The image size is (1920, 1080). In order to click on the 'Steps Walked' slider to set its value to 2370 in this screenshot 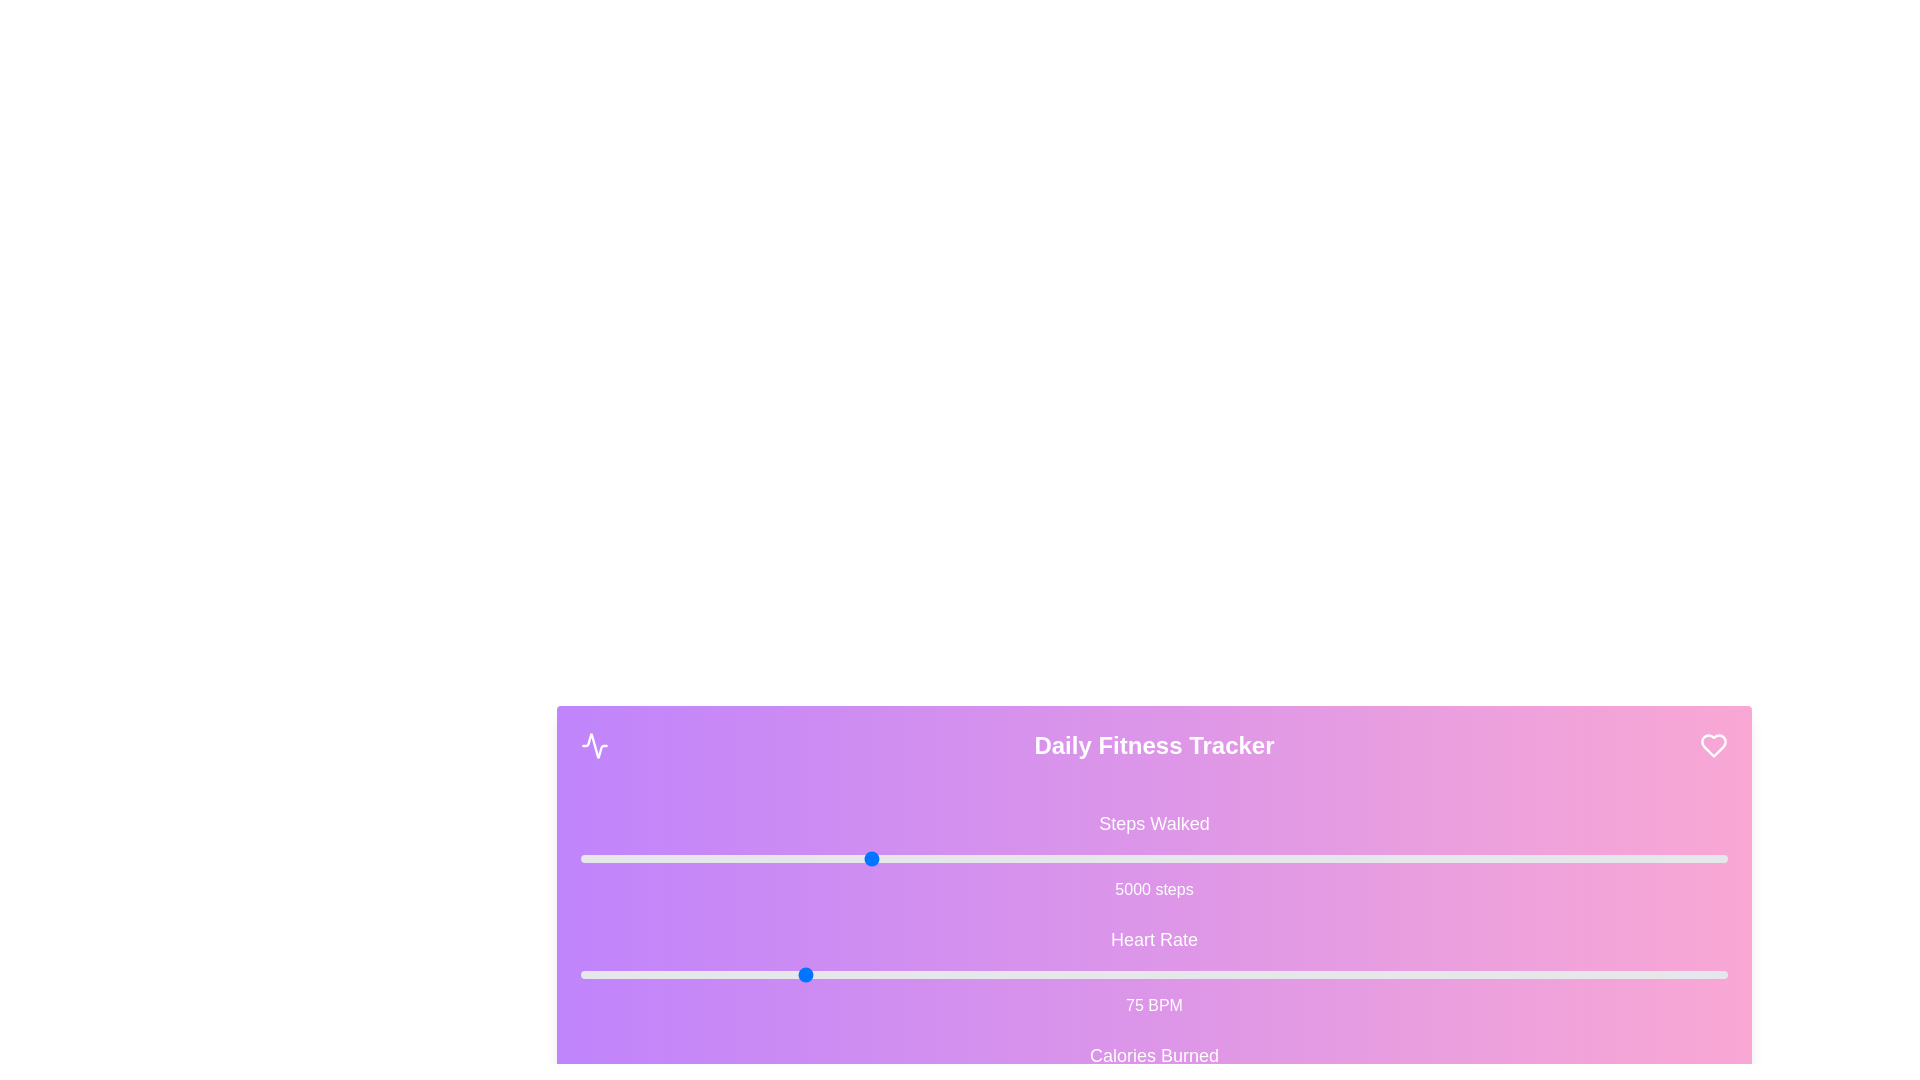, I will do `click(716, 858)`.